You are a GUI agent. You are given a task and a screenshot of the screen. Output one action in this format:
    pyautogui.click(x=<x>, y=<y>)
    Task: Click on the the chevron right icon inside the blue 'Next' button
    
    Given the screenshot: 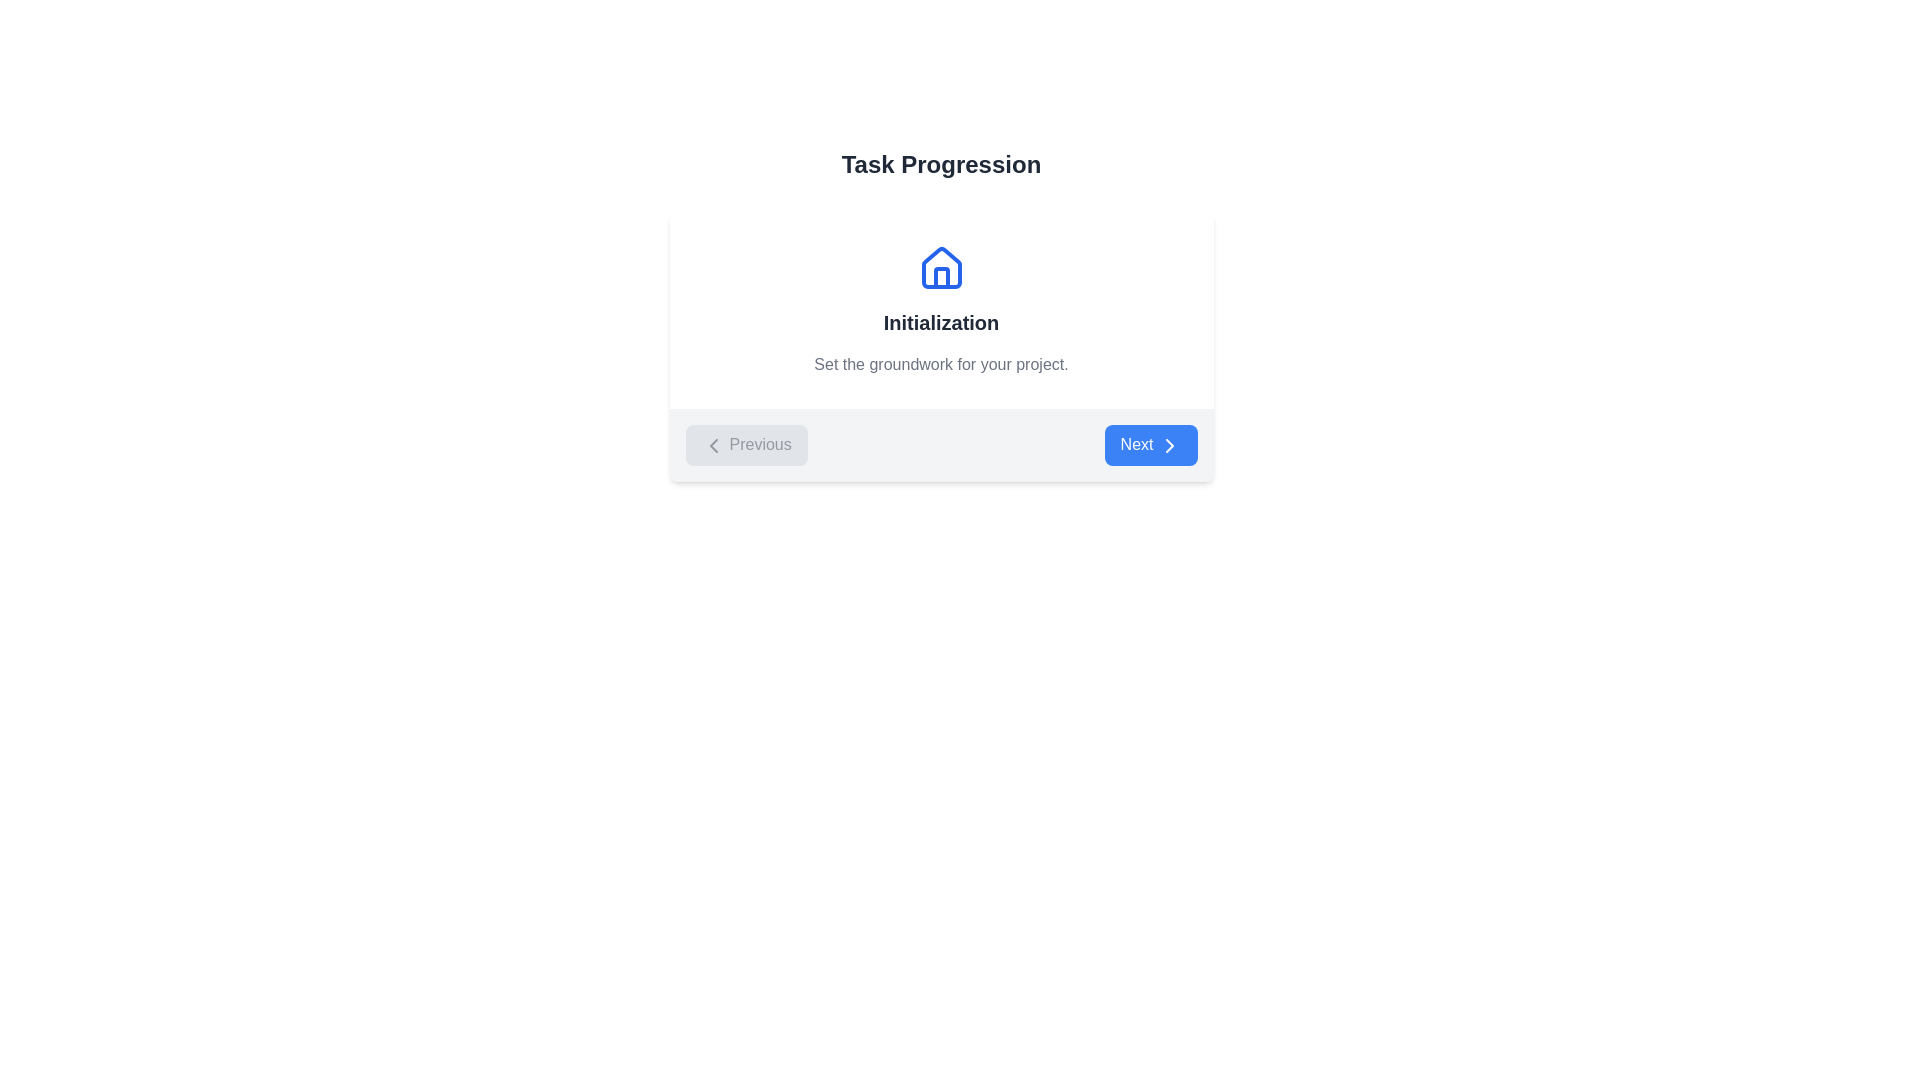 What is the action you would take?
    pyautogui.click(x=1169, y=444)
    